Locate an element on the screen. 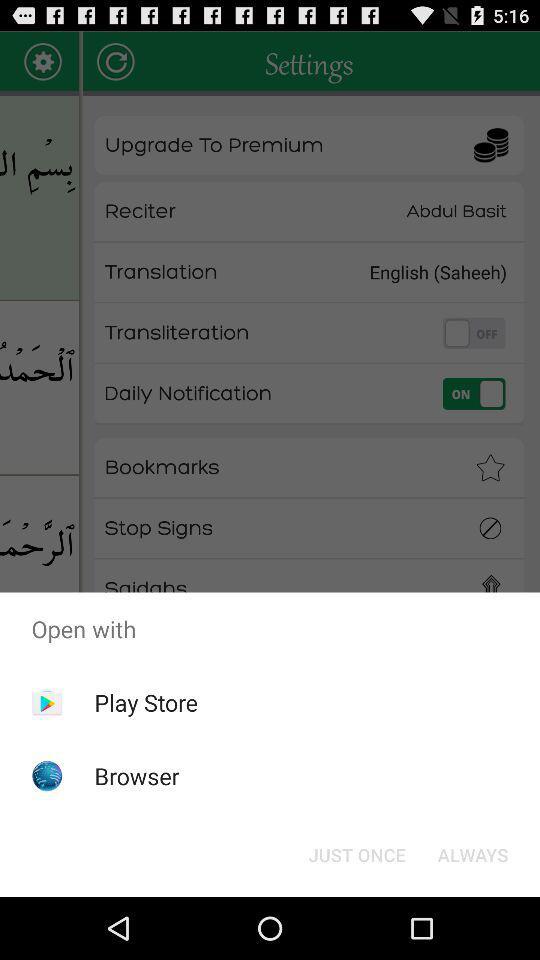  just once item is located at coordinates (356, 853).